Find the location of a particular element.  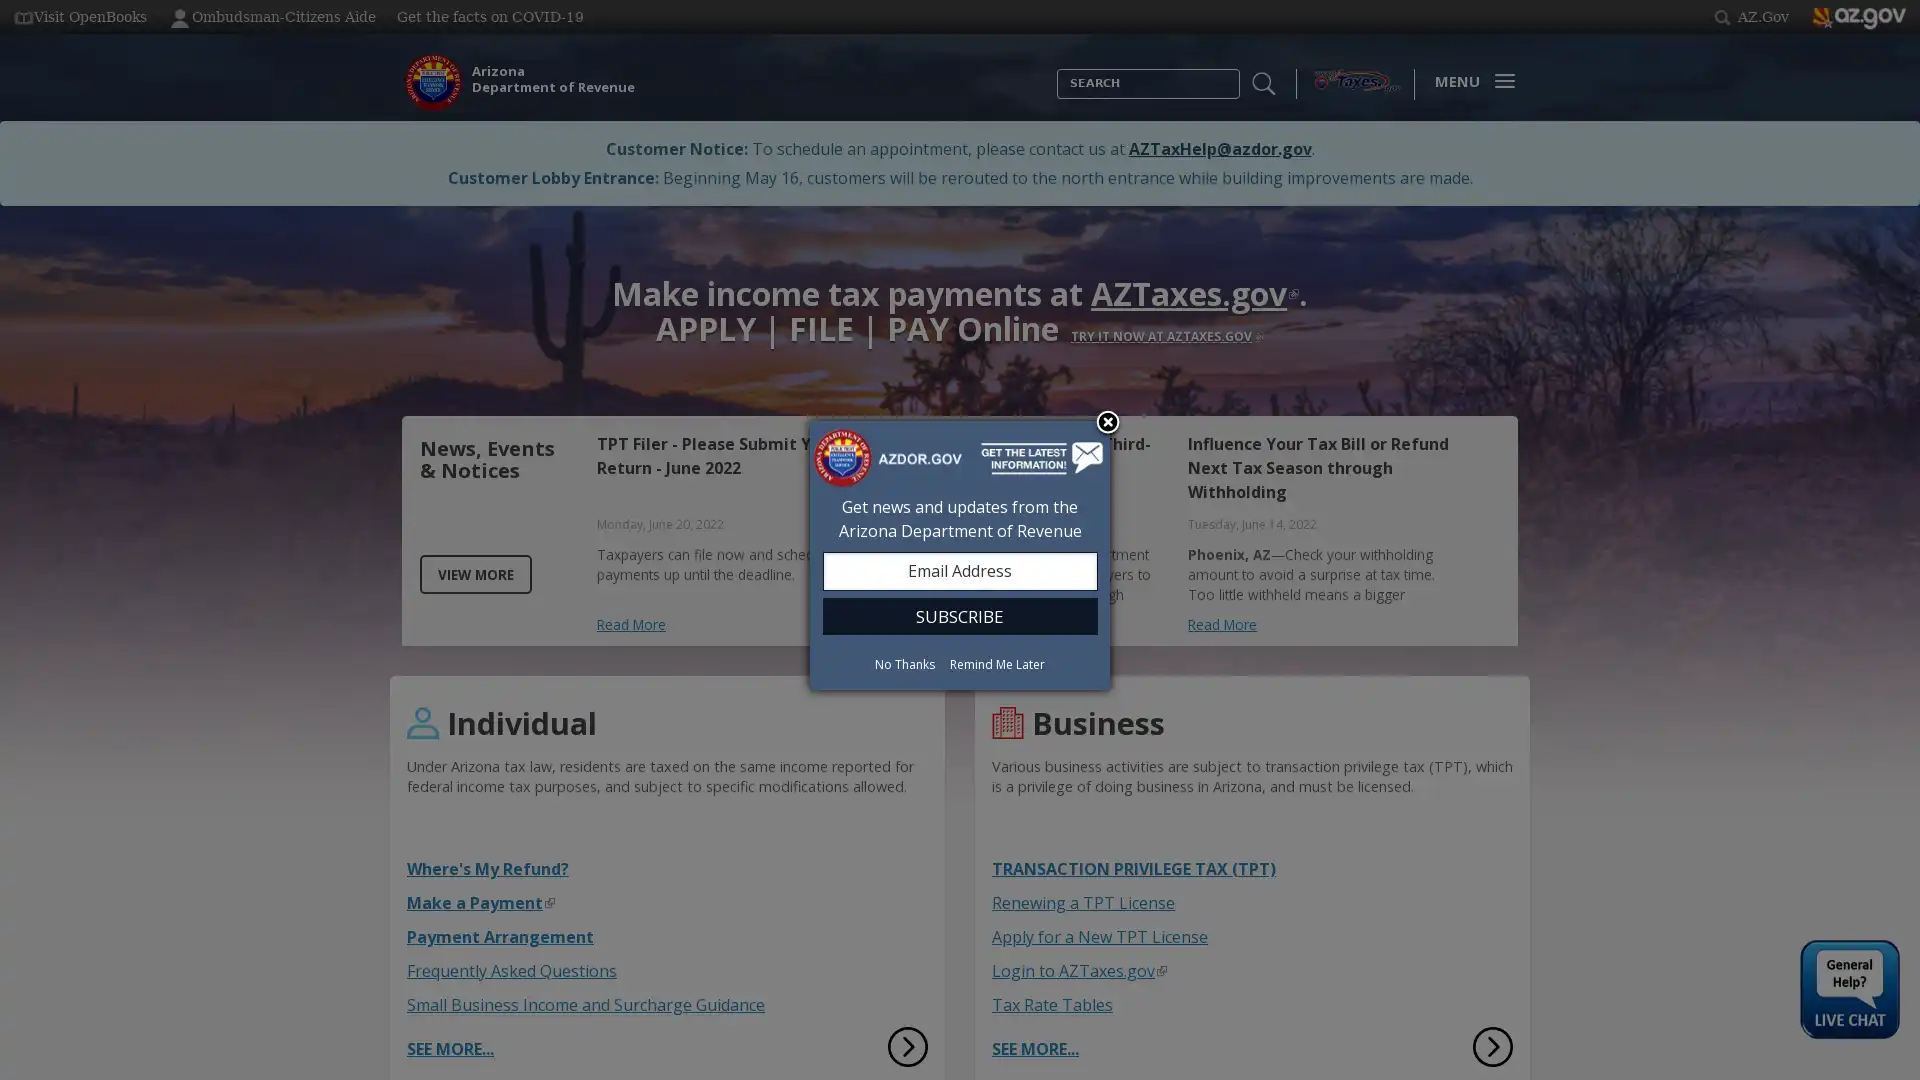

Search is located at coordinates (1056, 99).